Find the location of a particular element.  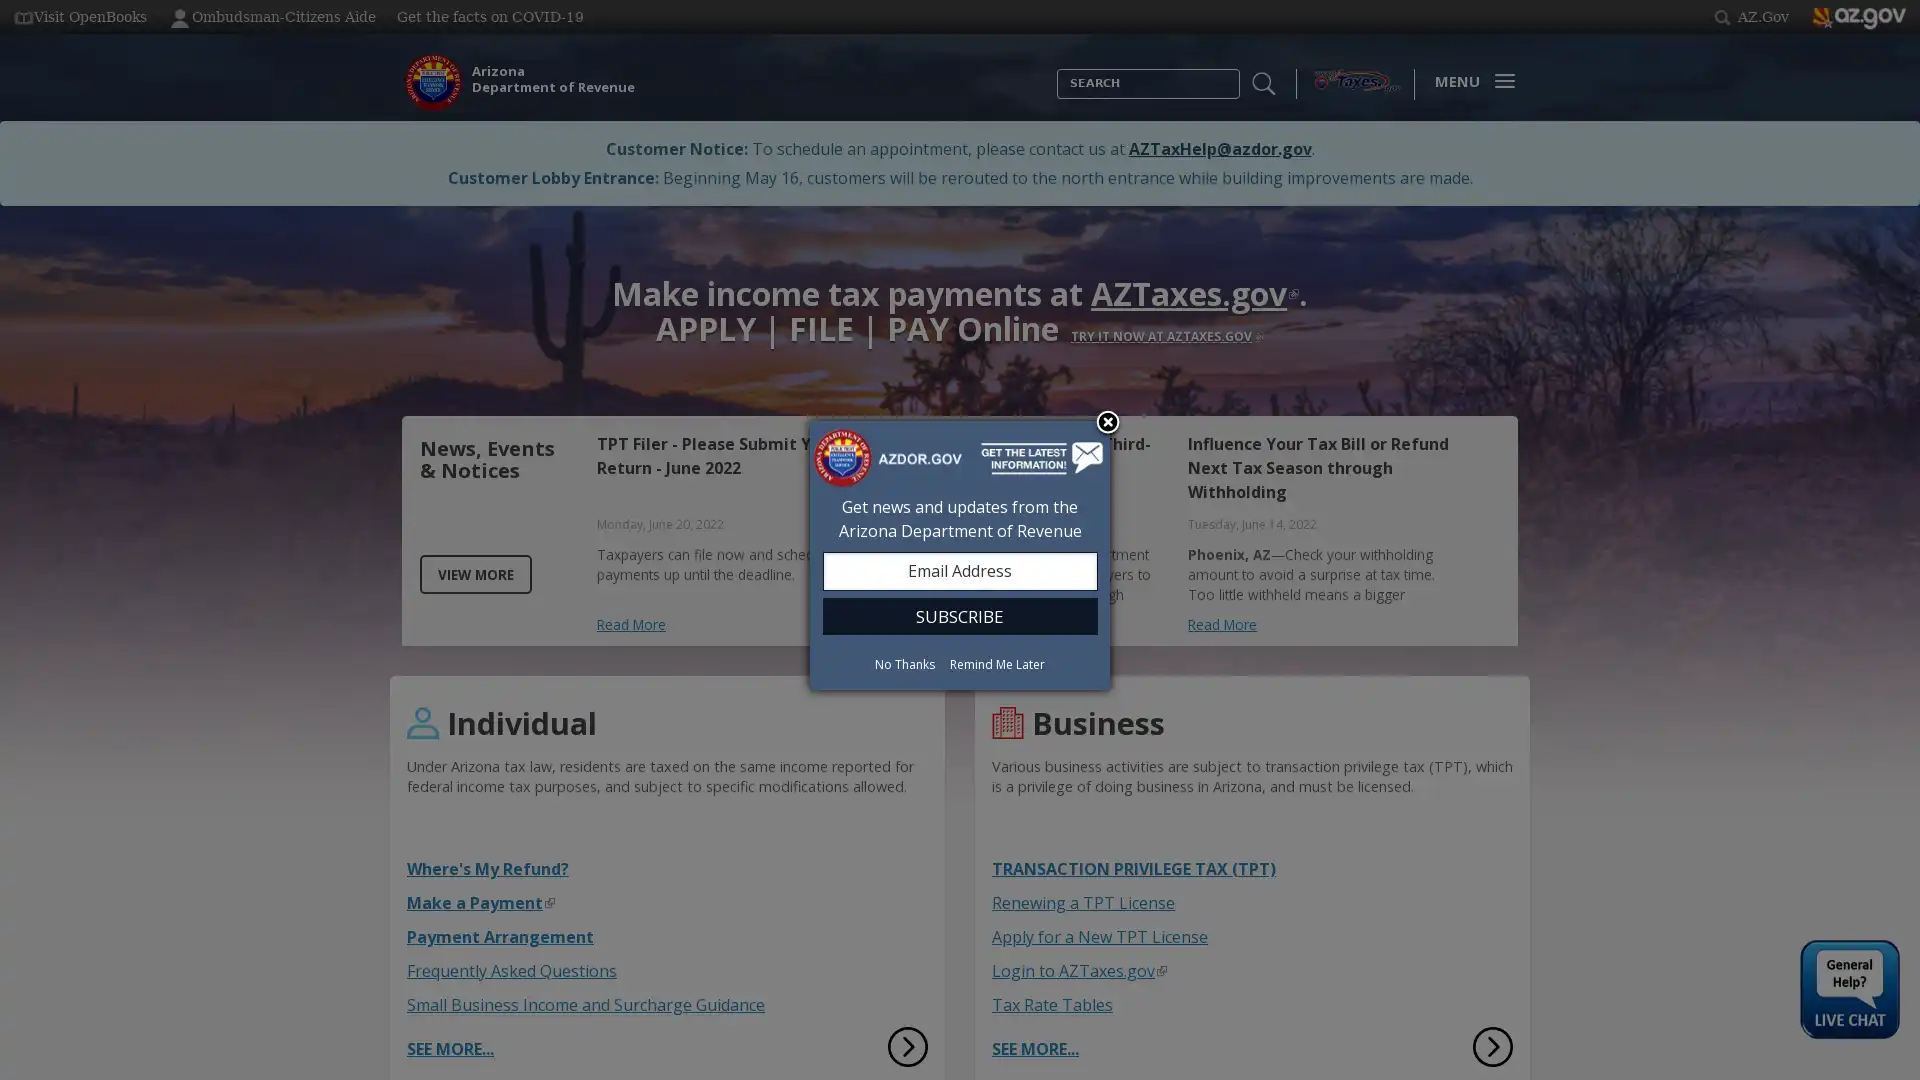

Search is located at coordinates (1056, 99).